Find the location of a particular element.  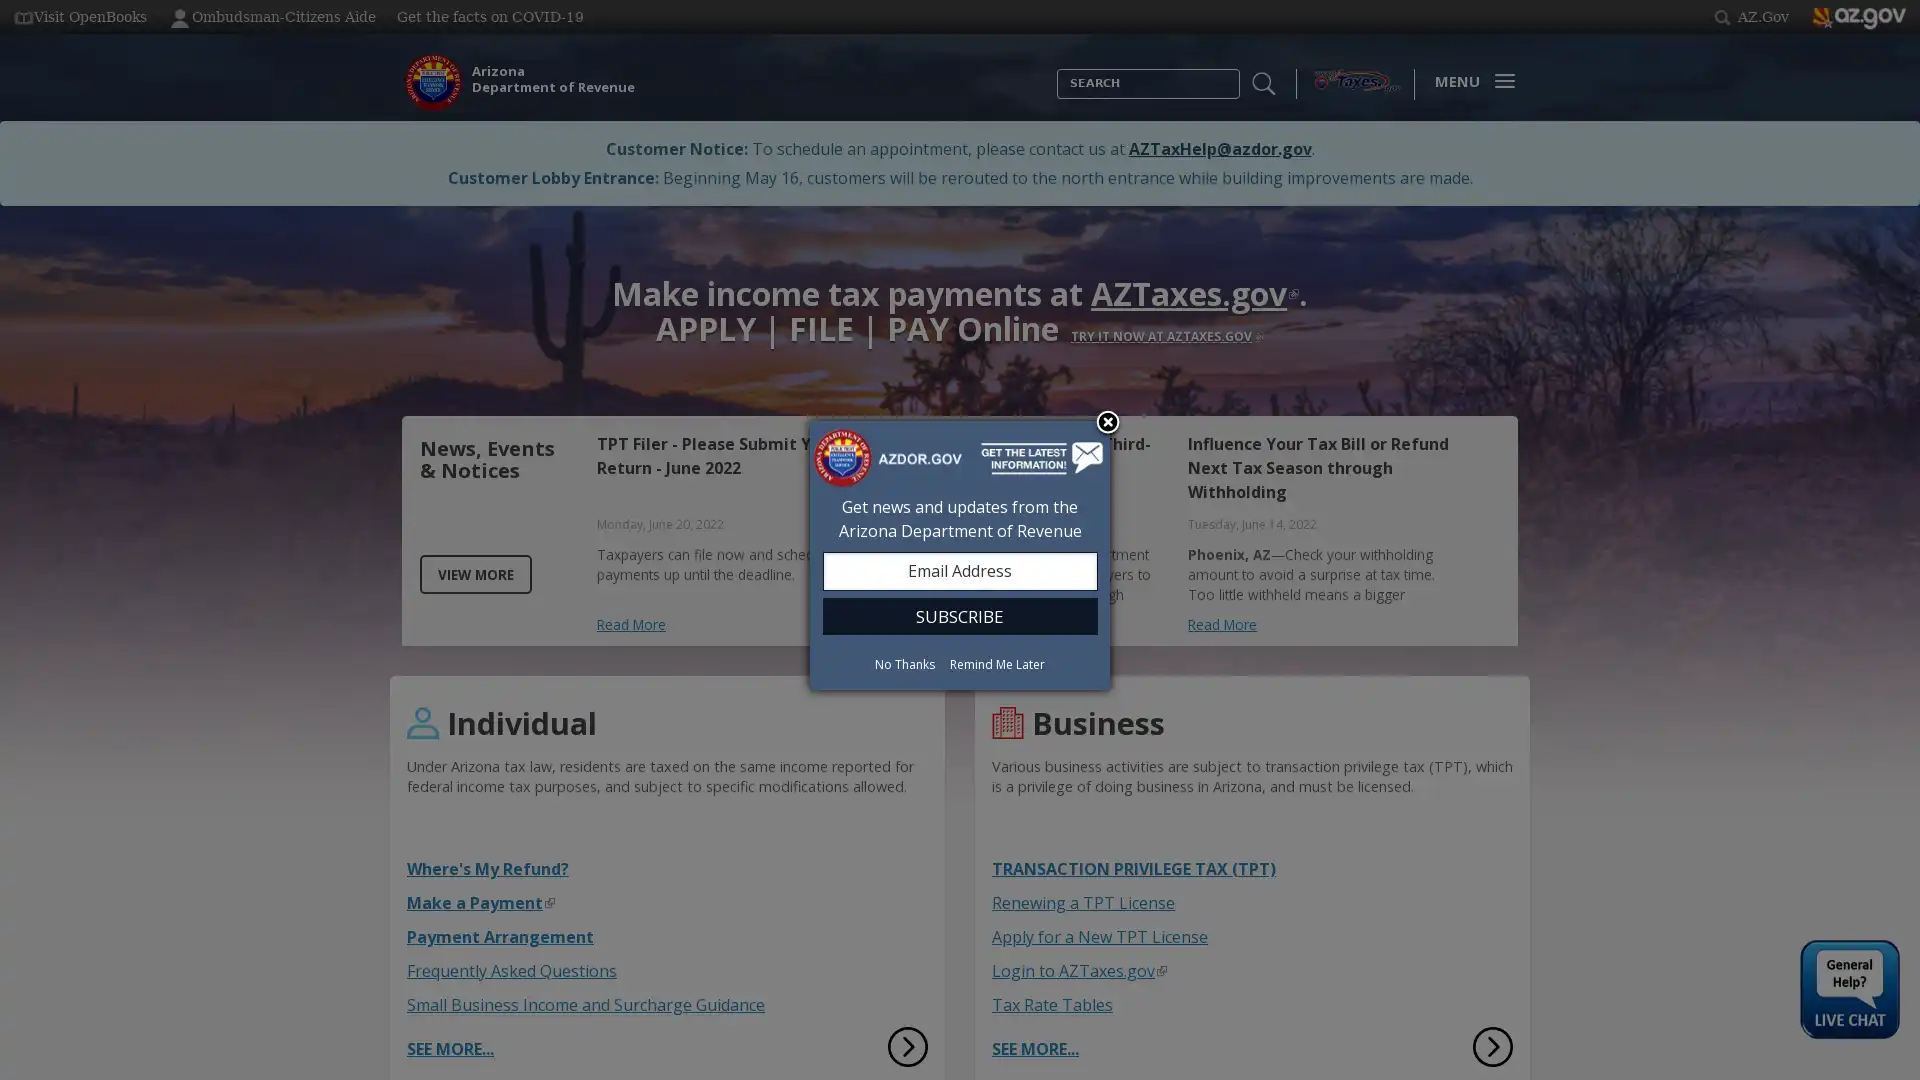

Search is located at coordinates (1056, 99).